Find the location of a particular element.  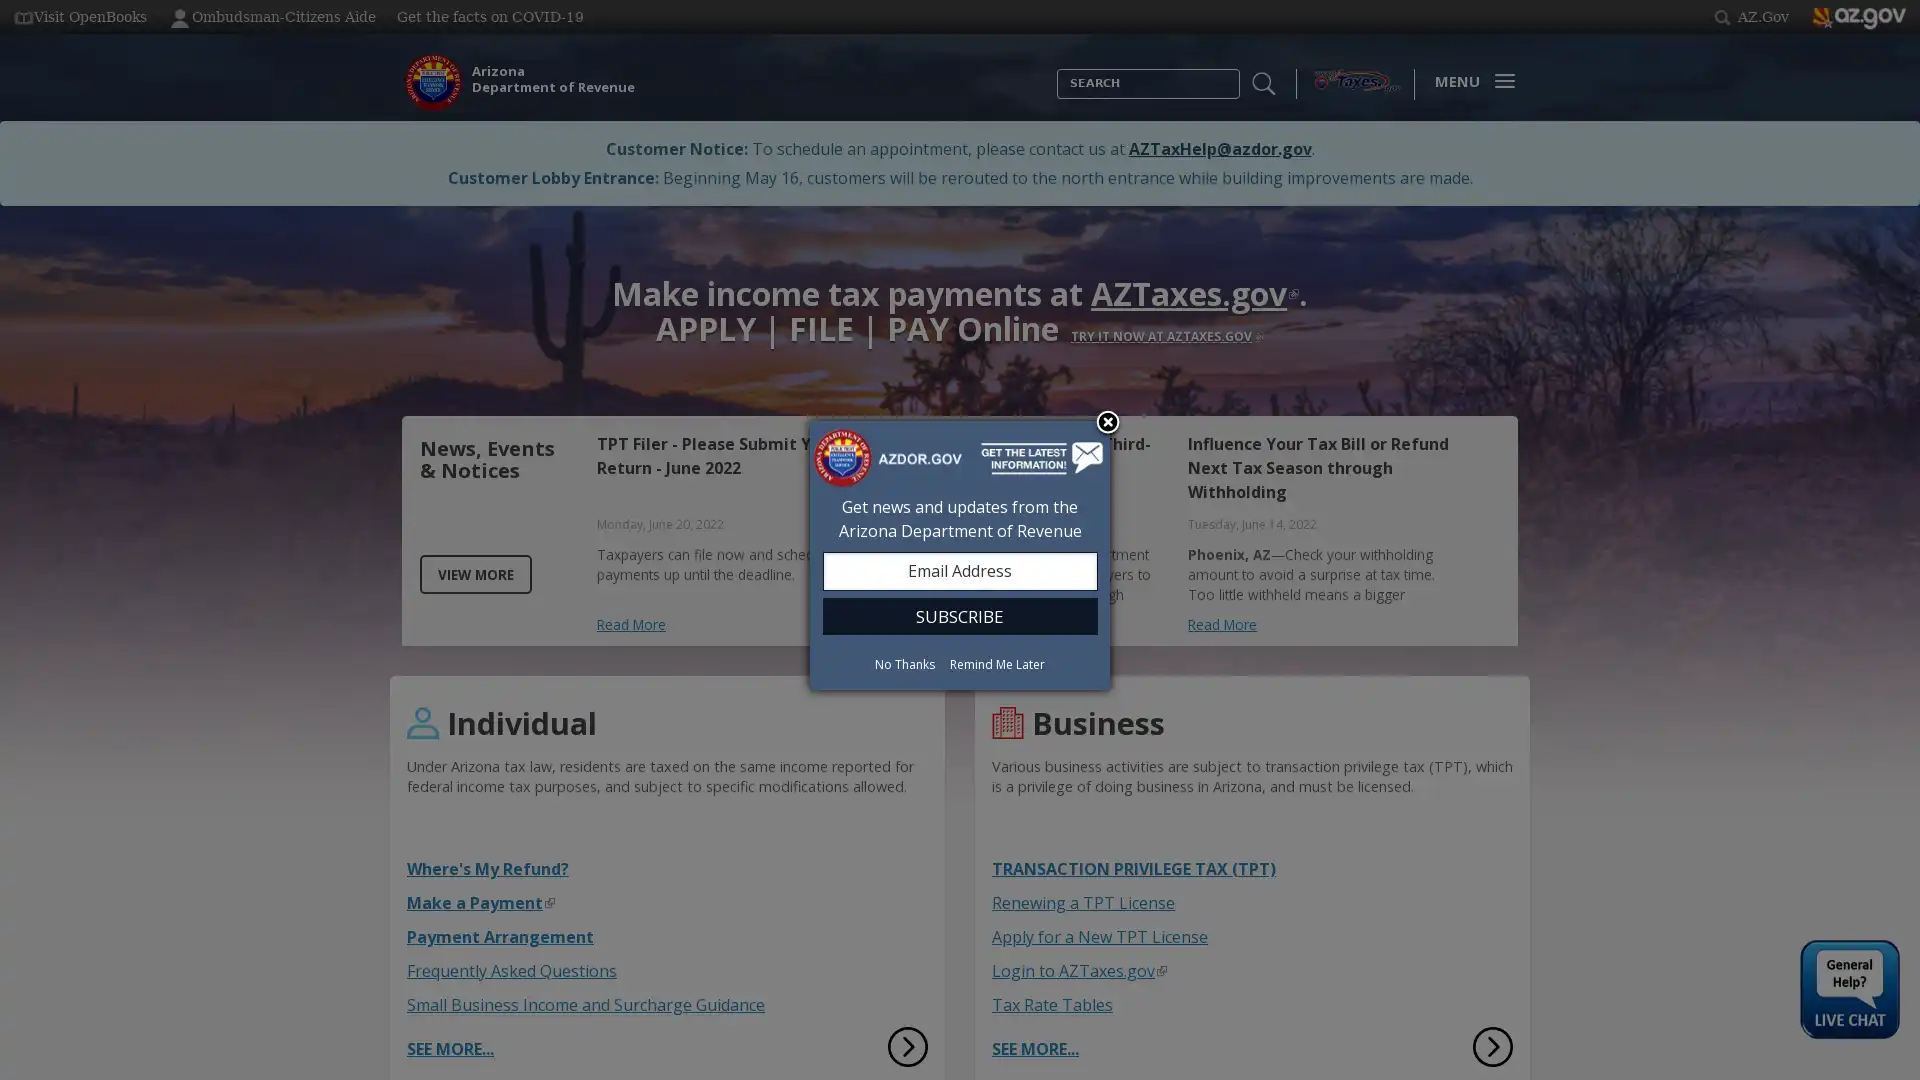

Search is located at coordinates (1056, 99).